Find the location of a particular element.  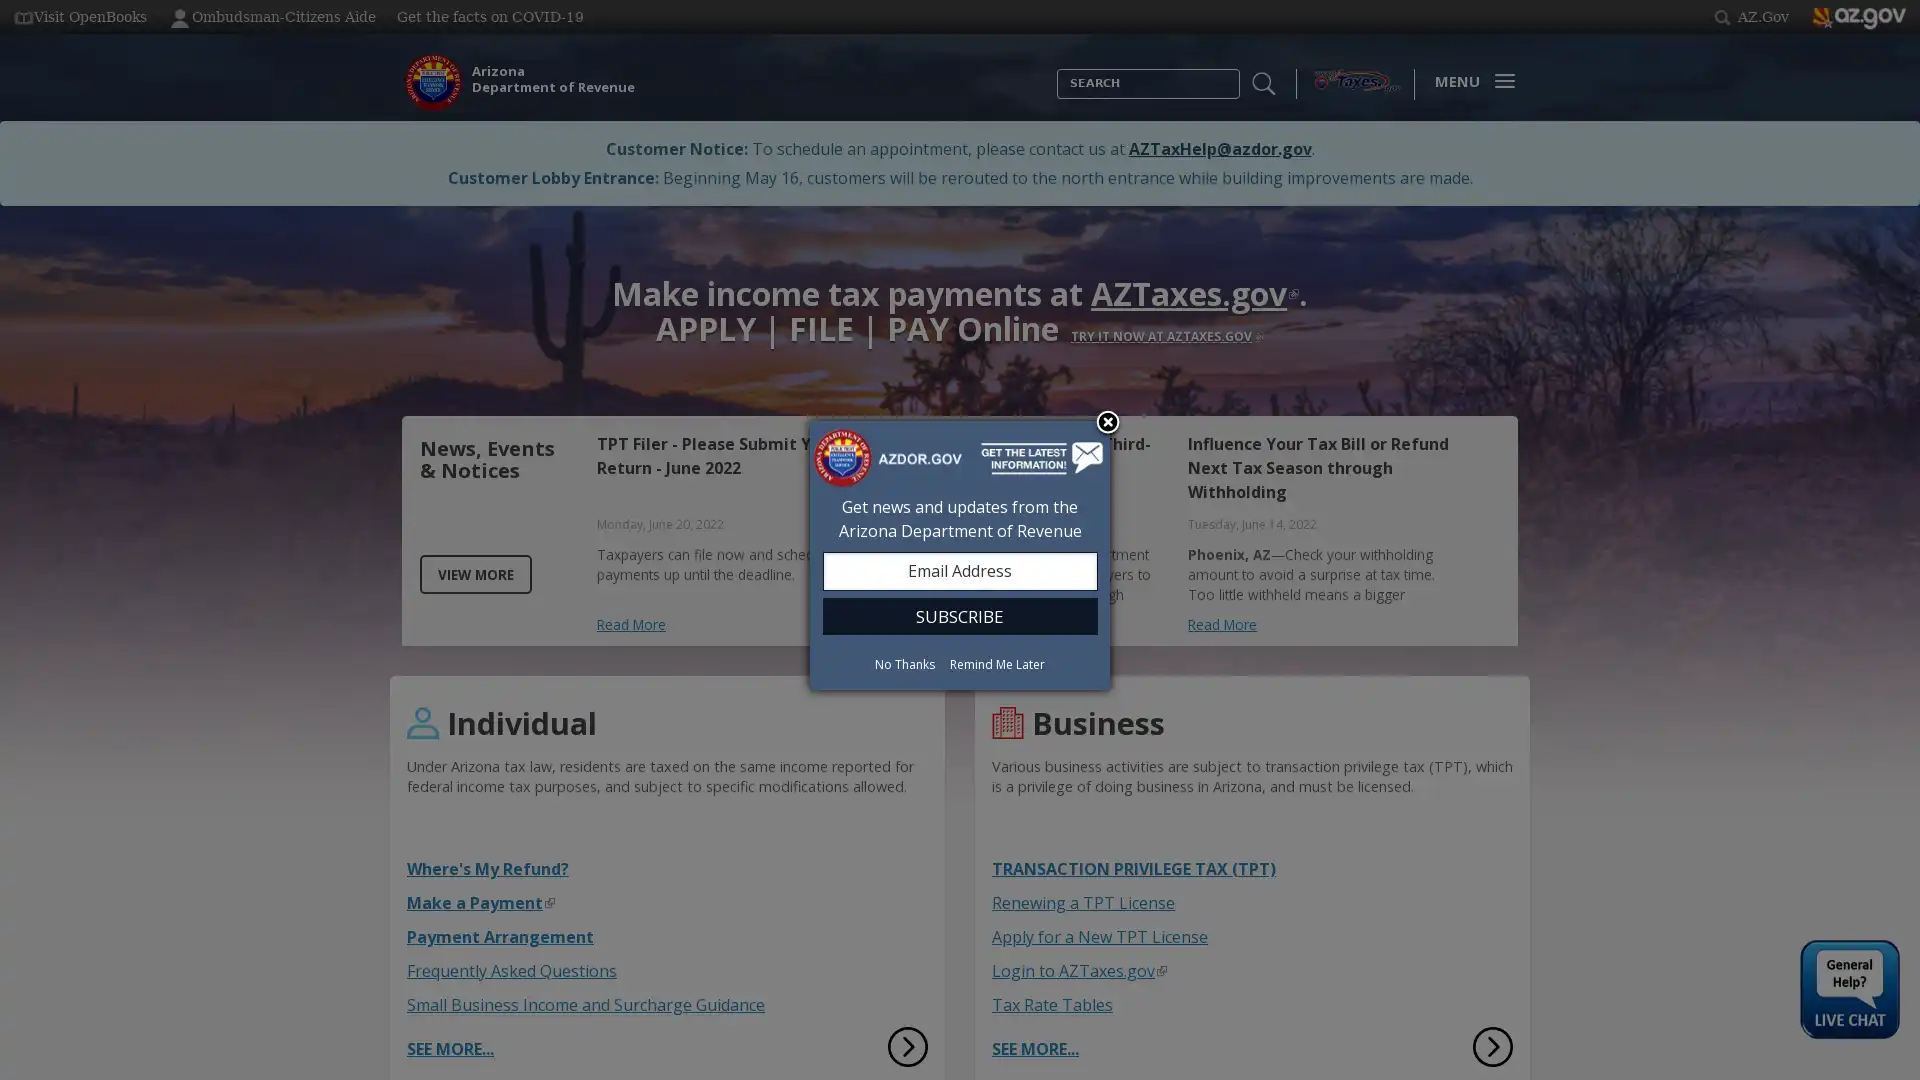

Search is located at coordinates (1056, 99).